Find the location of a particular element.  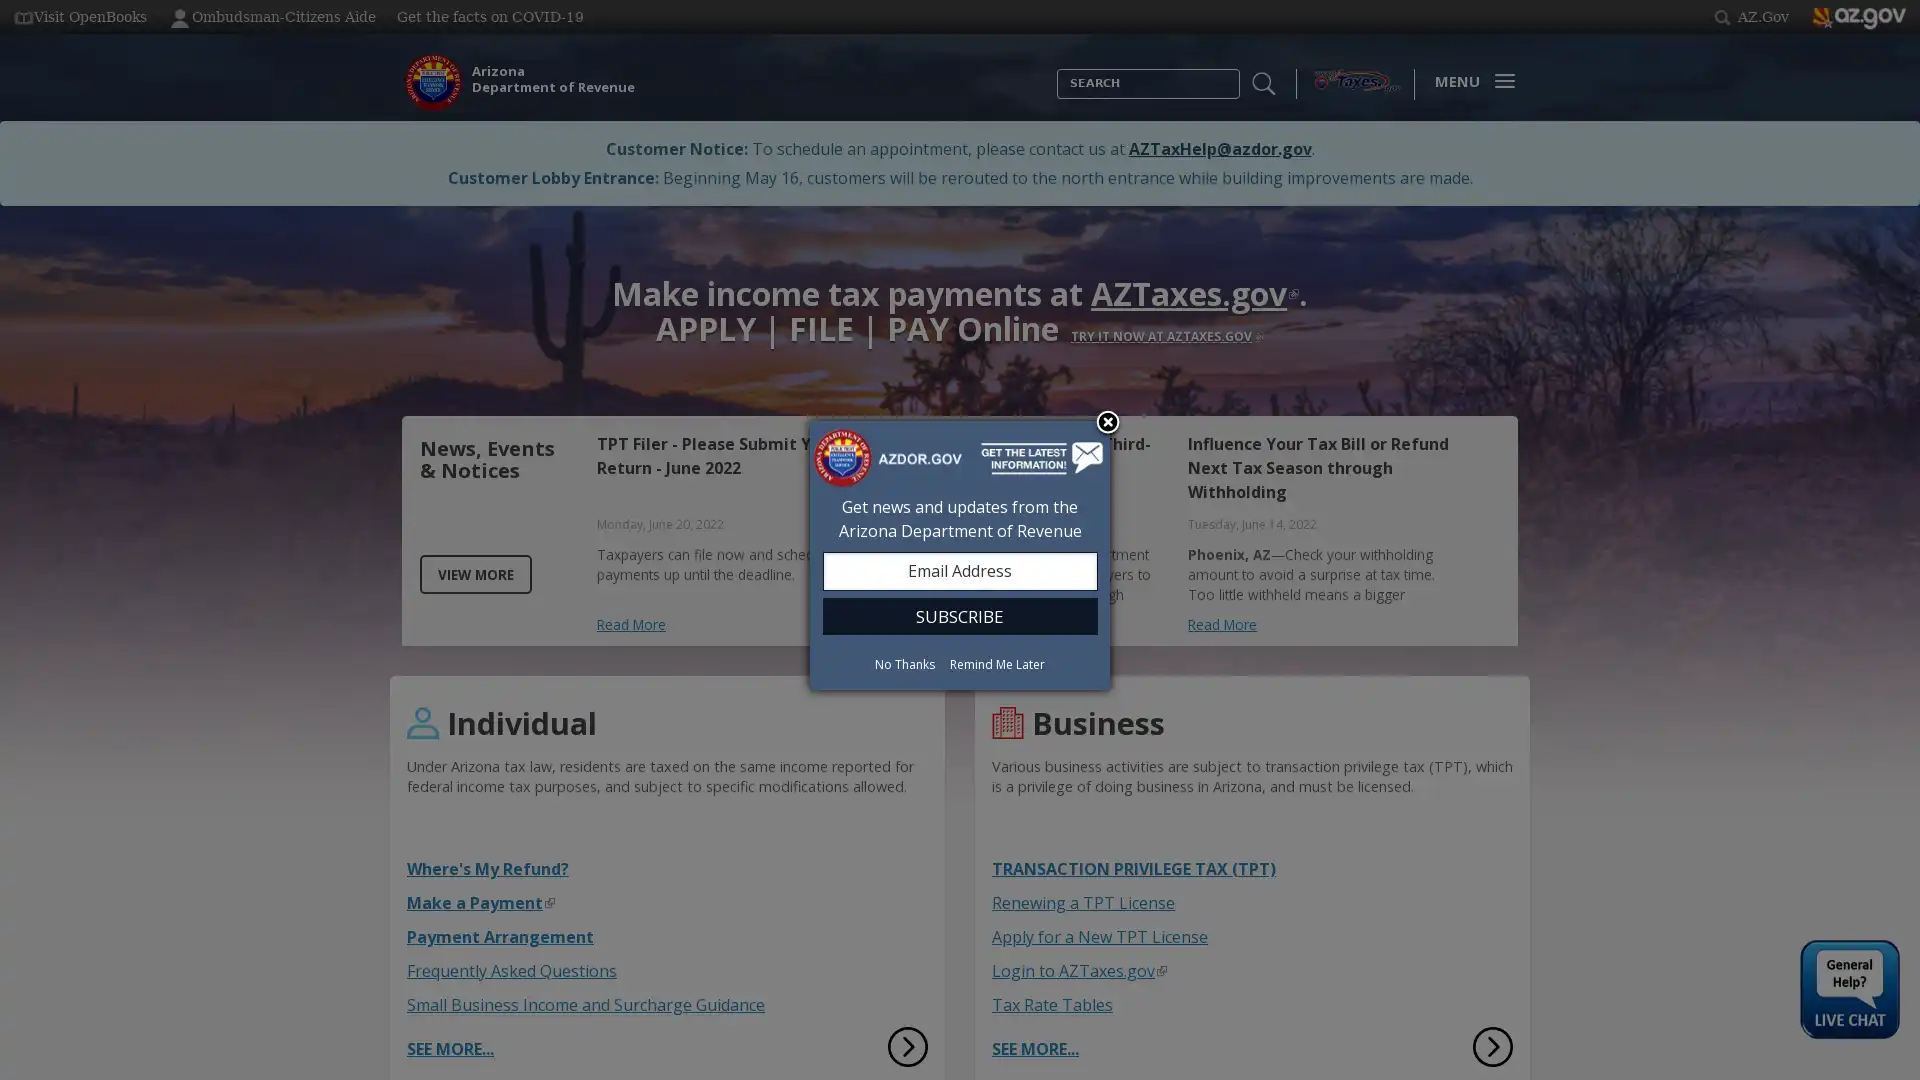

Search is located at coordinates (1056, 99).